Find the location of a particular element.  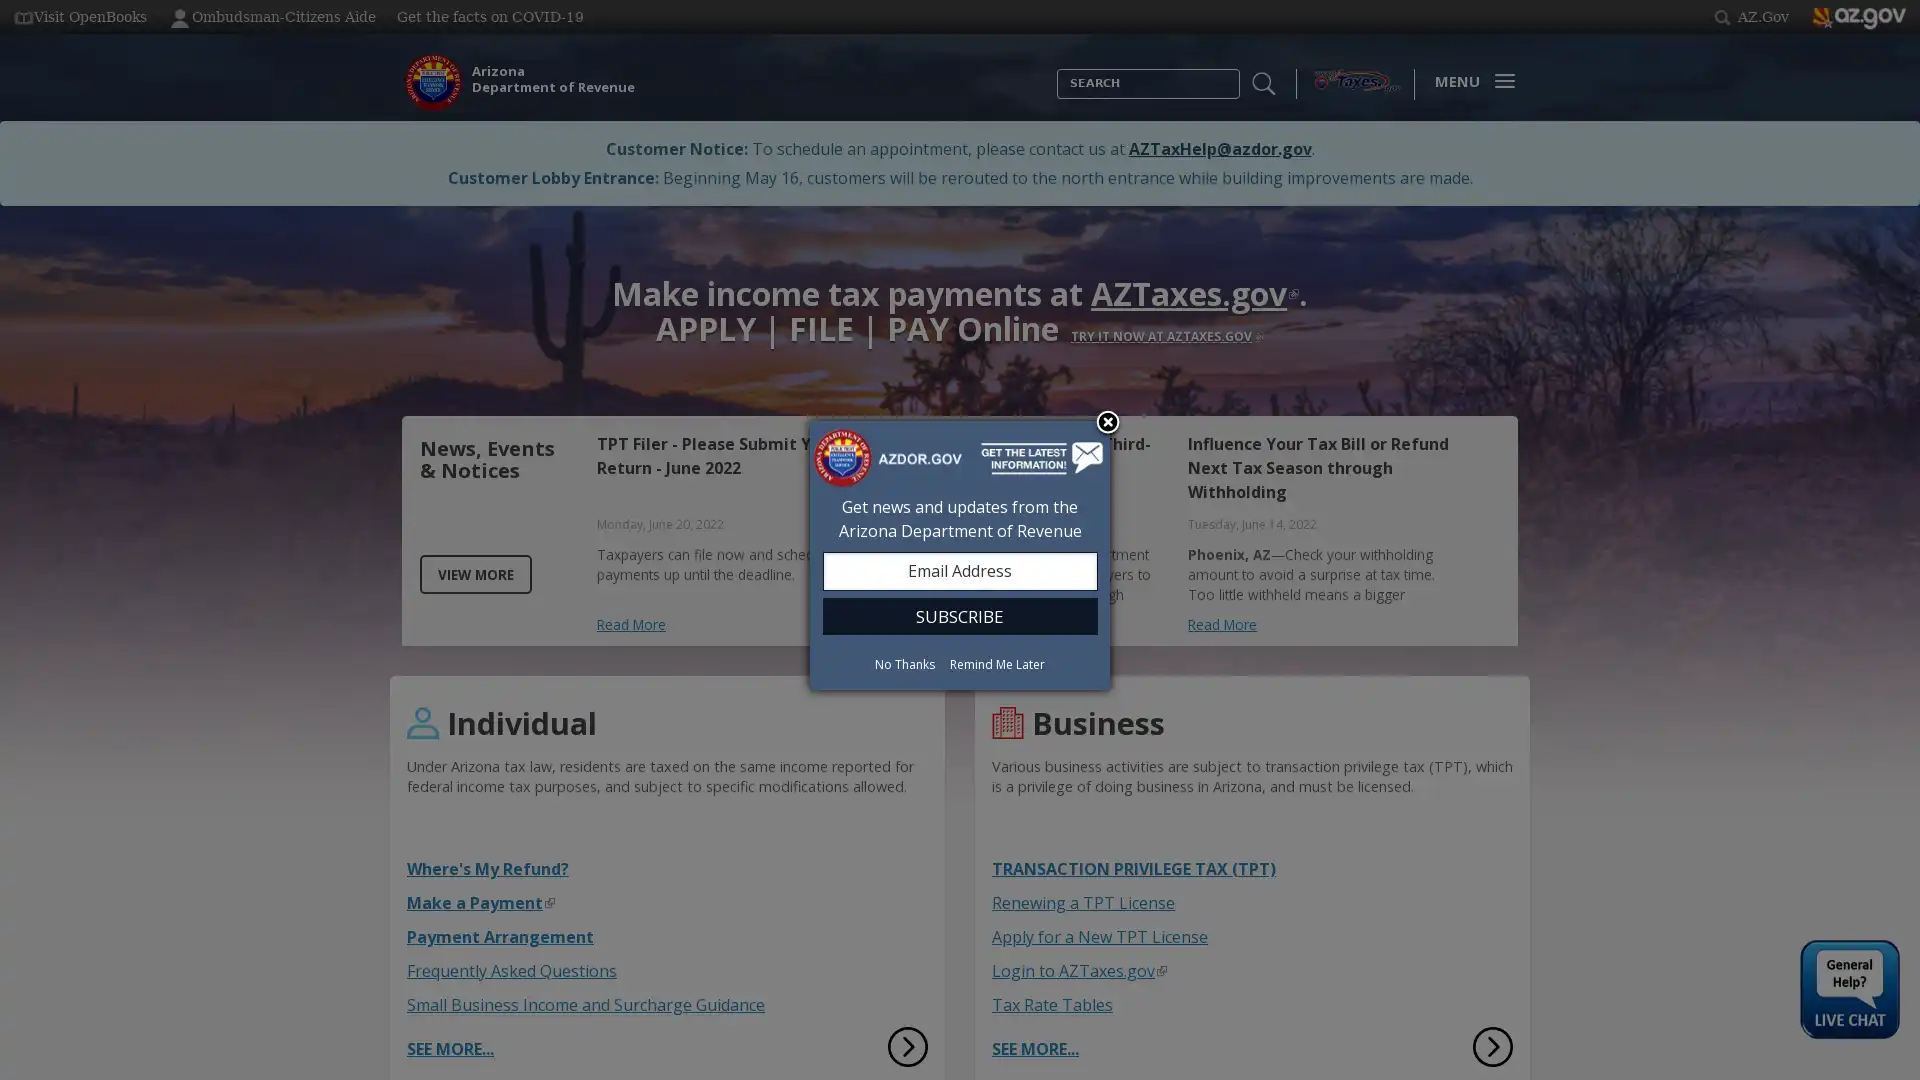

Search is located at coordinates (1056, 99).